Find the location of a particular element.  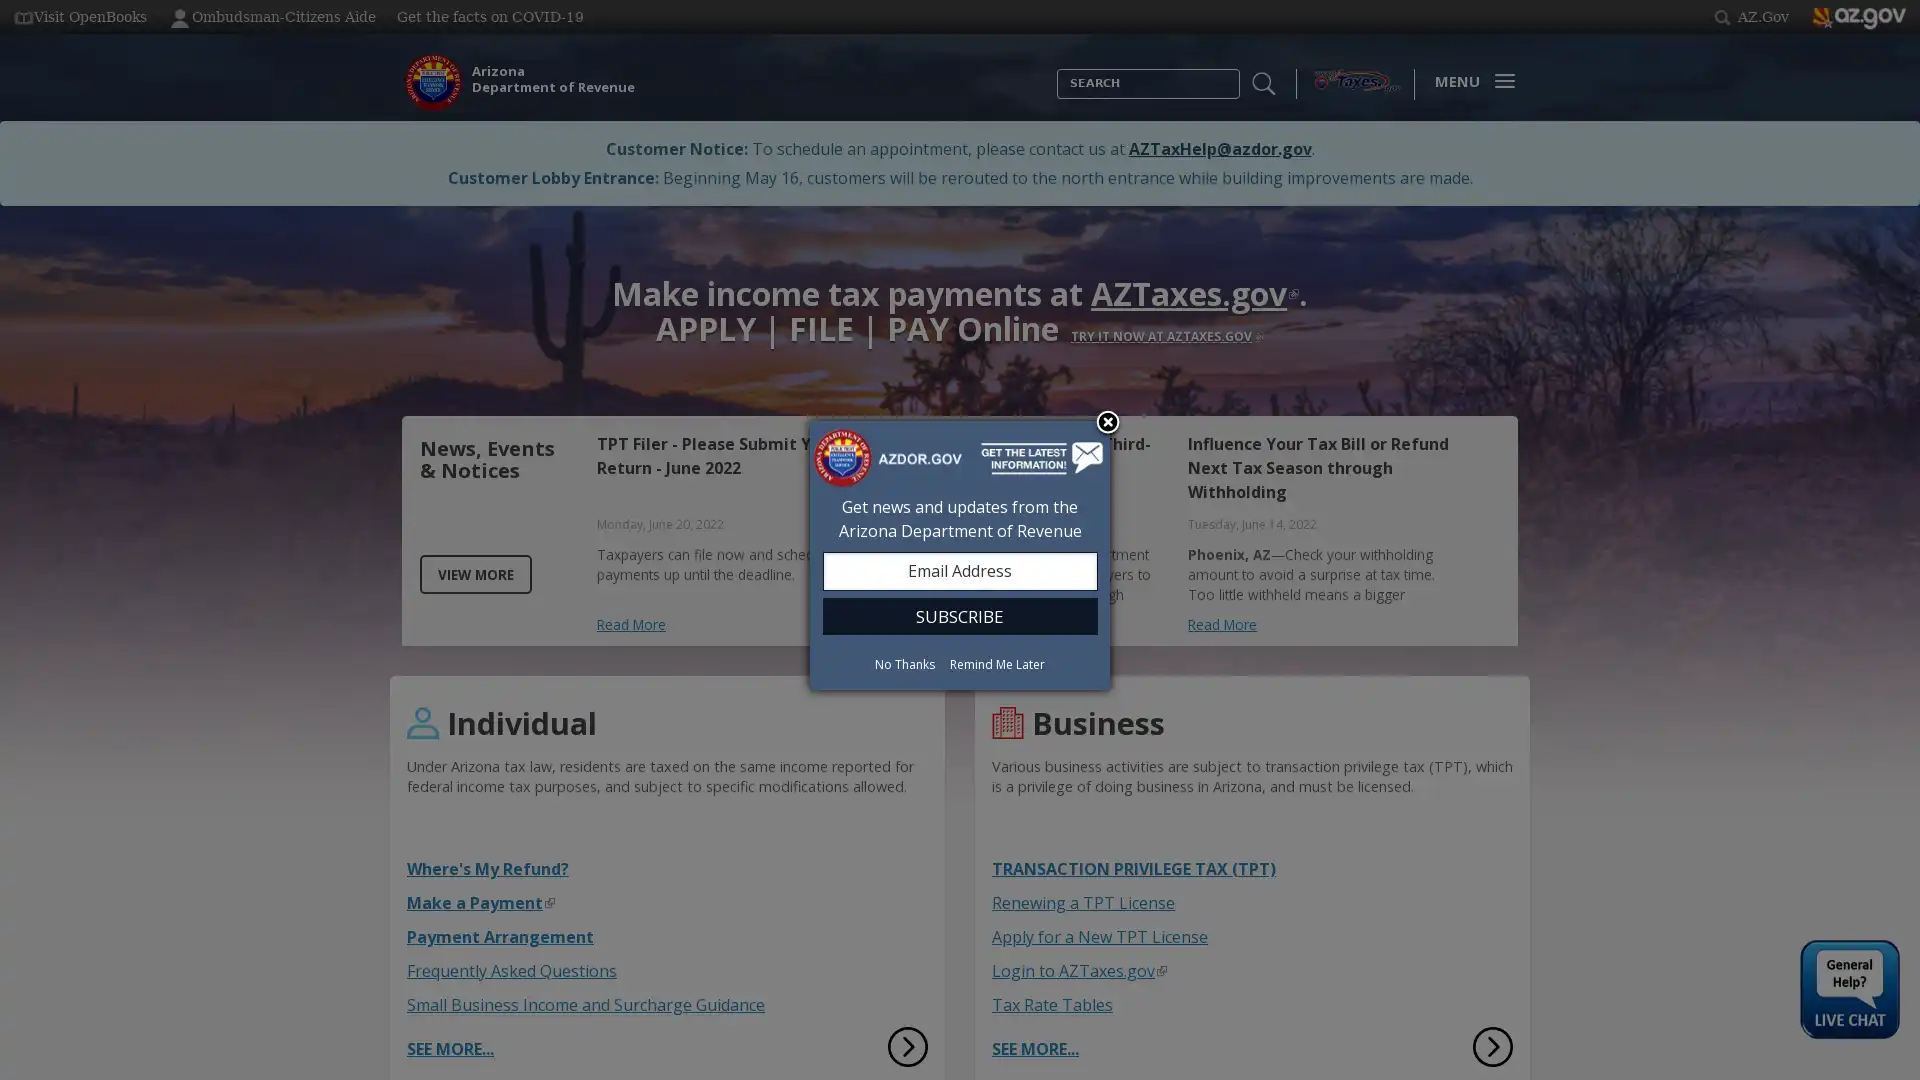

Search is located at coordinates (1056, 99).